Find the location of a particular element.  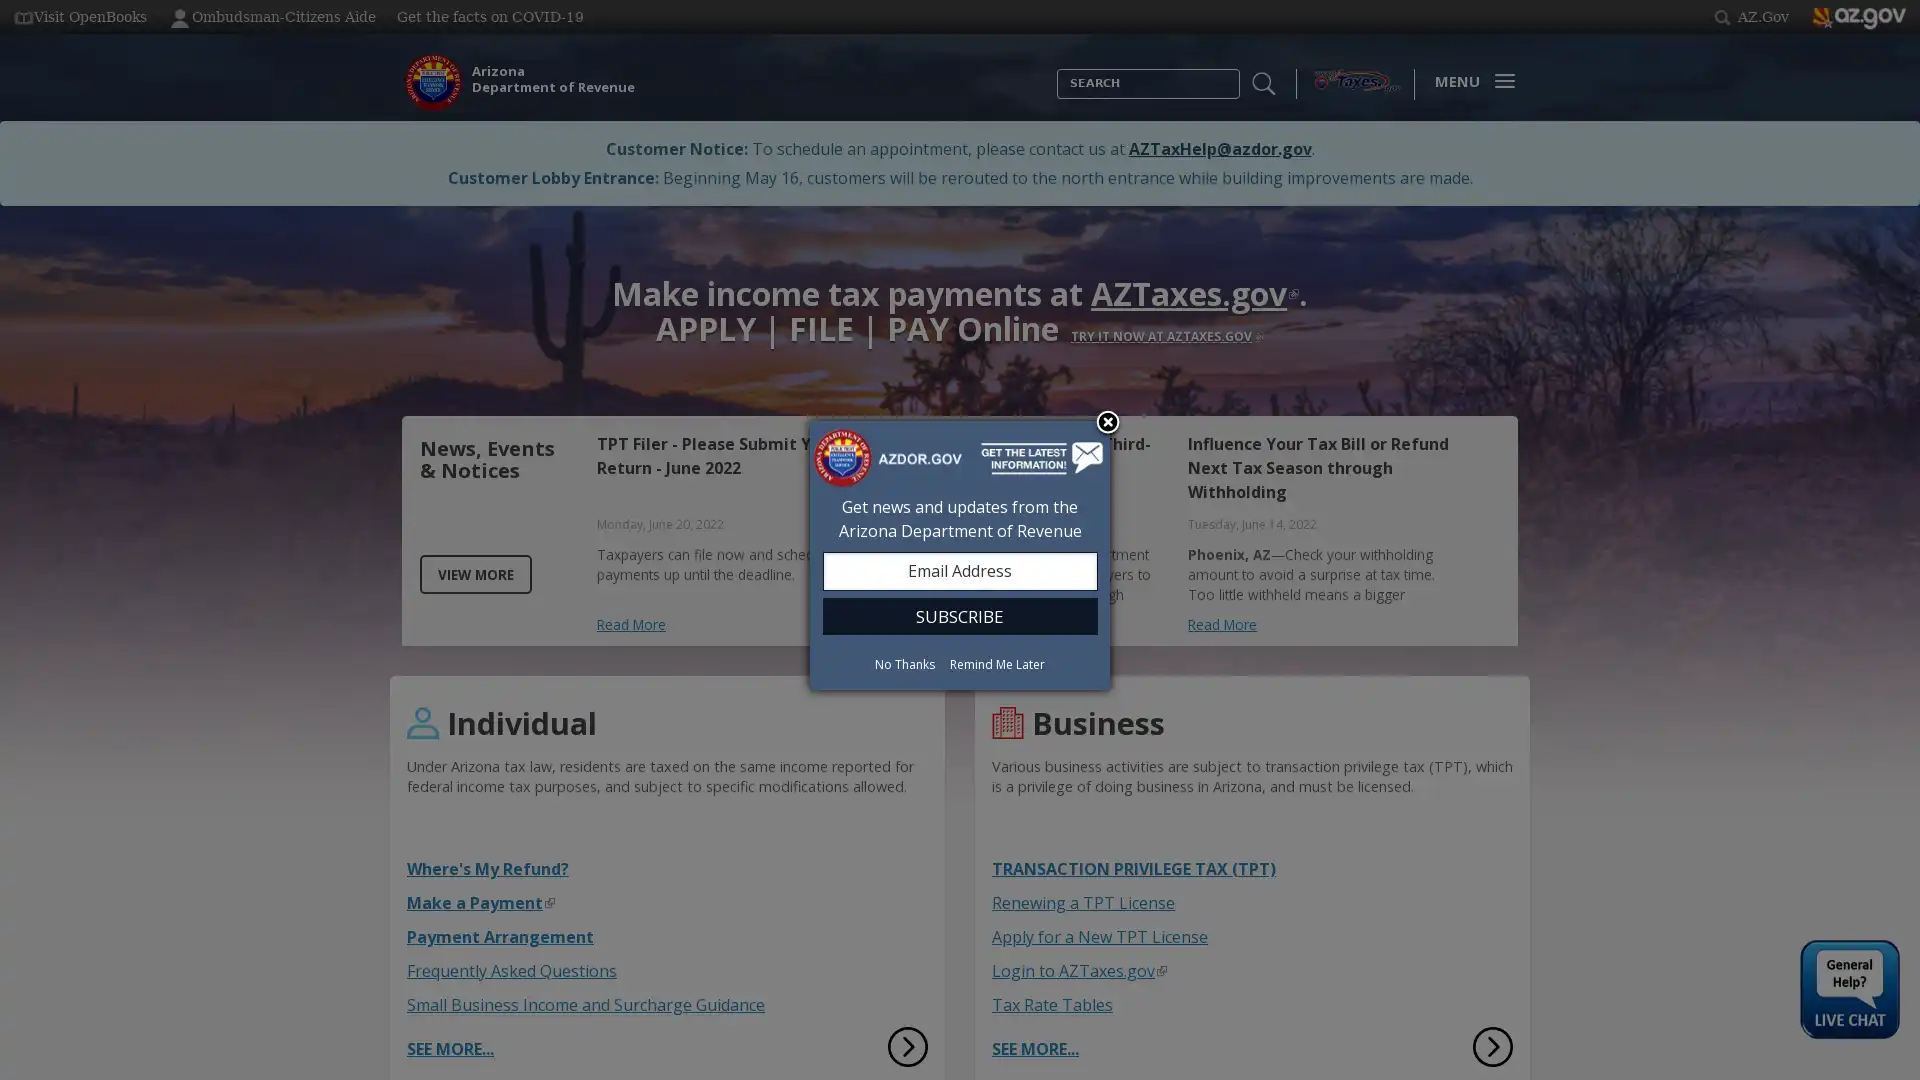

Search is located at coordinates (1056, 99).